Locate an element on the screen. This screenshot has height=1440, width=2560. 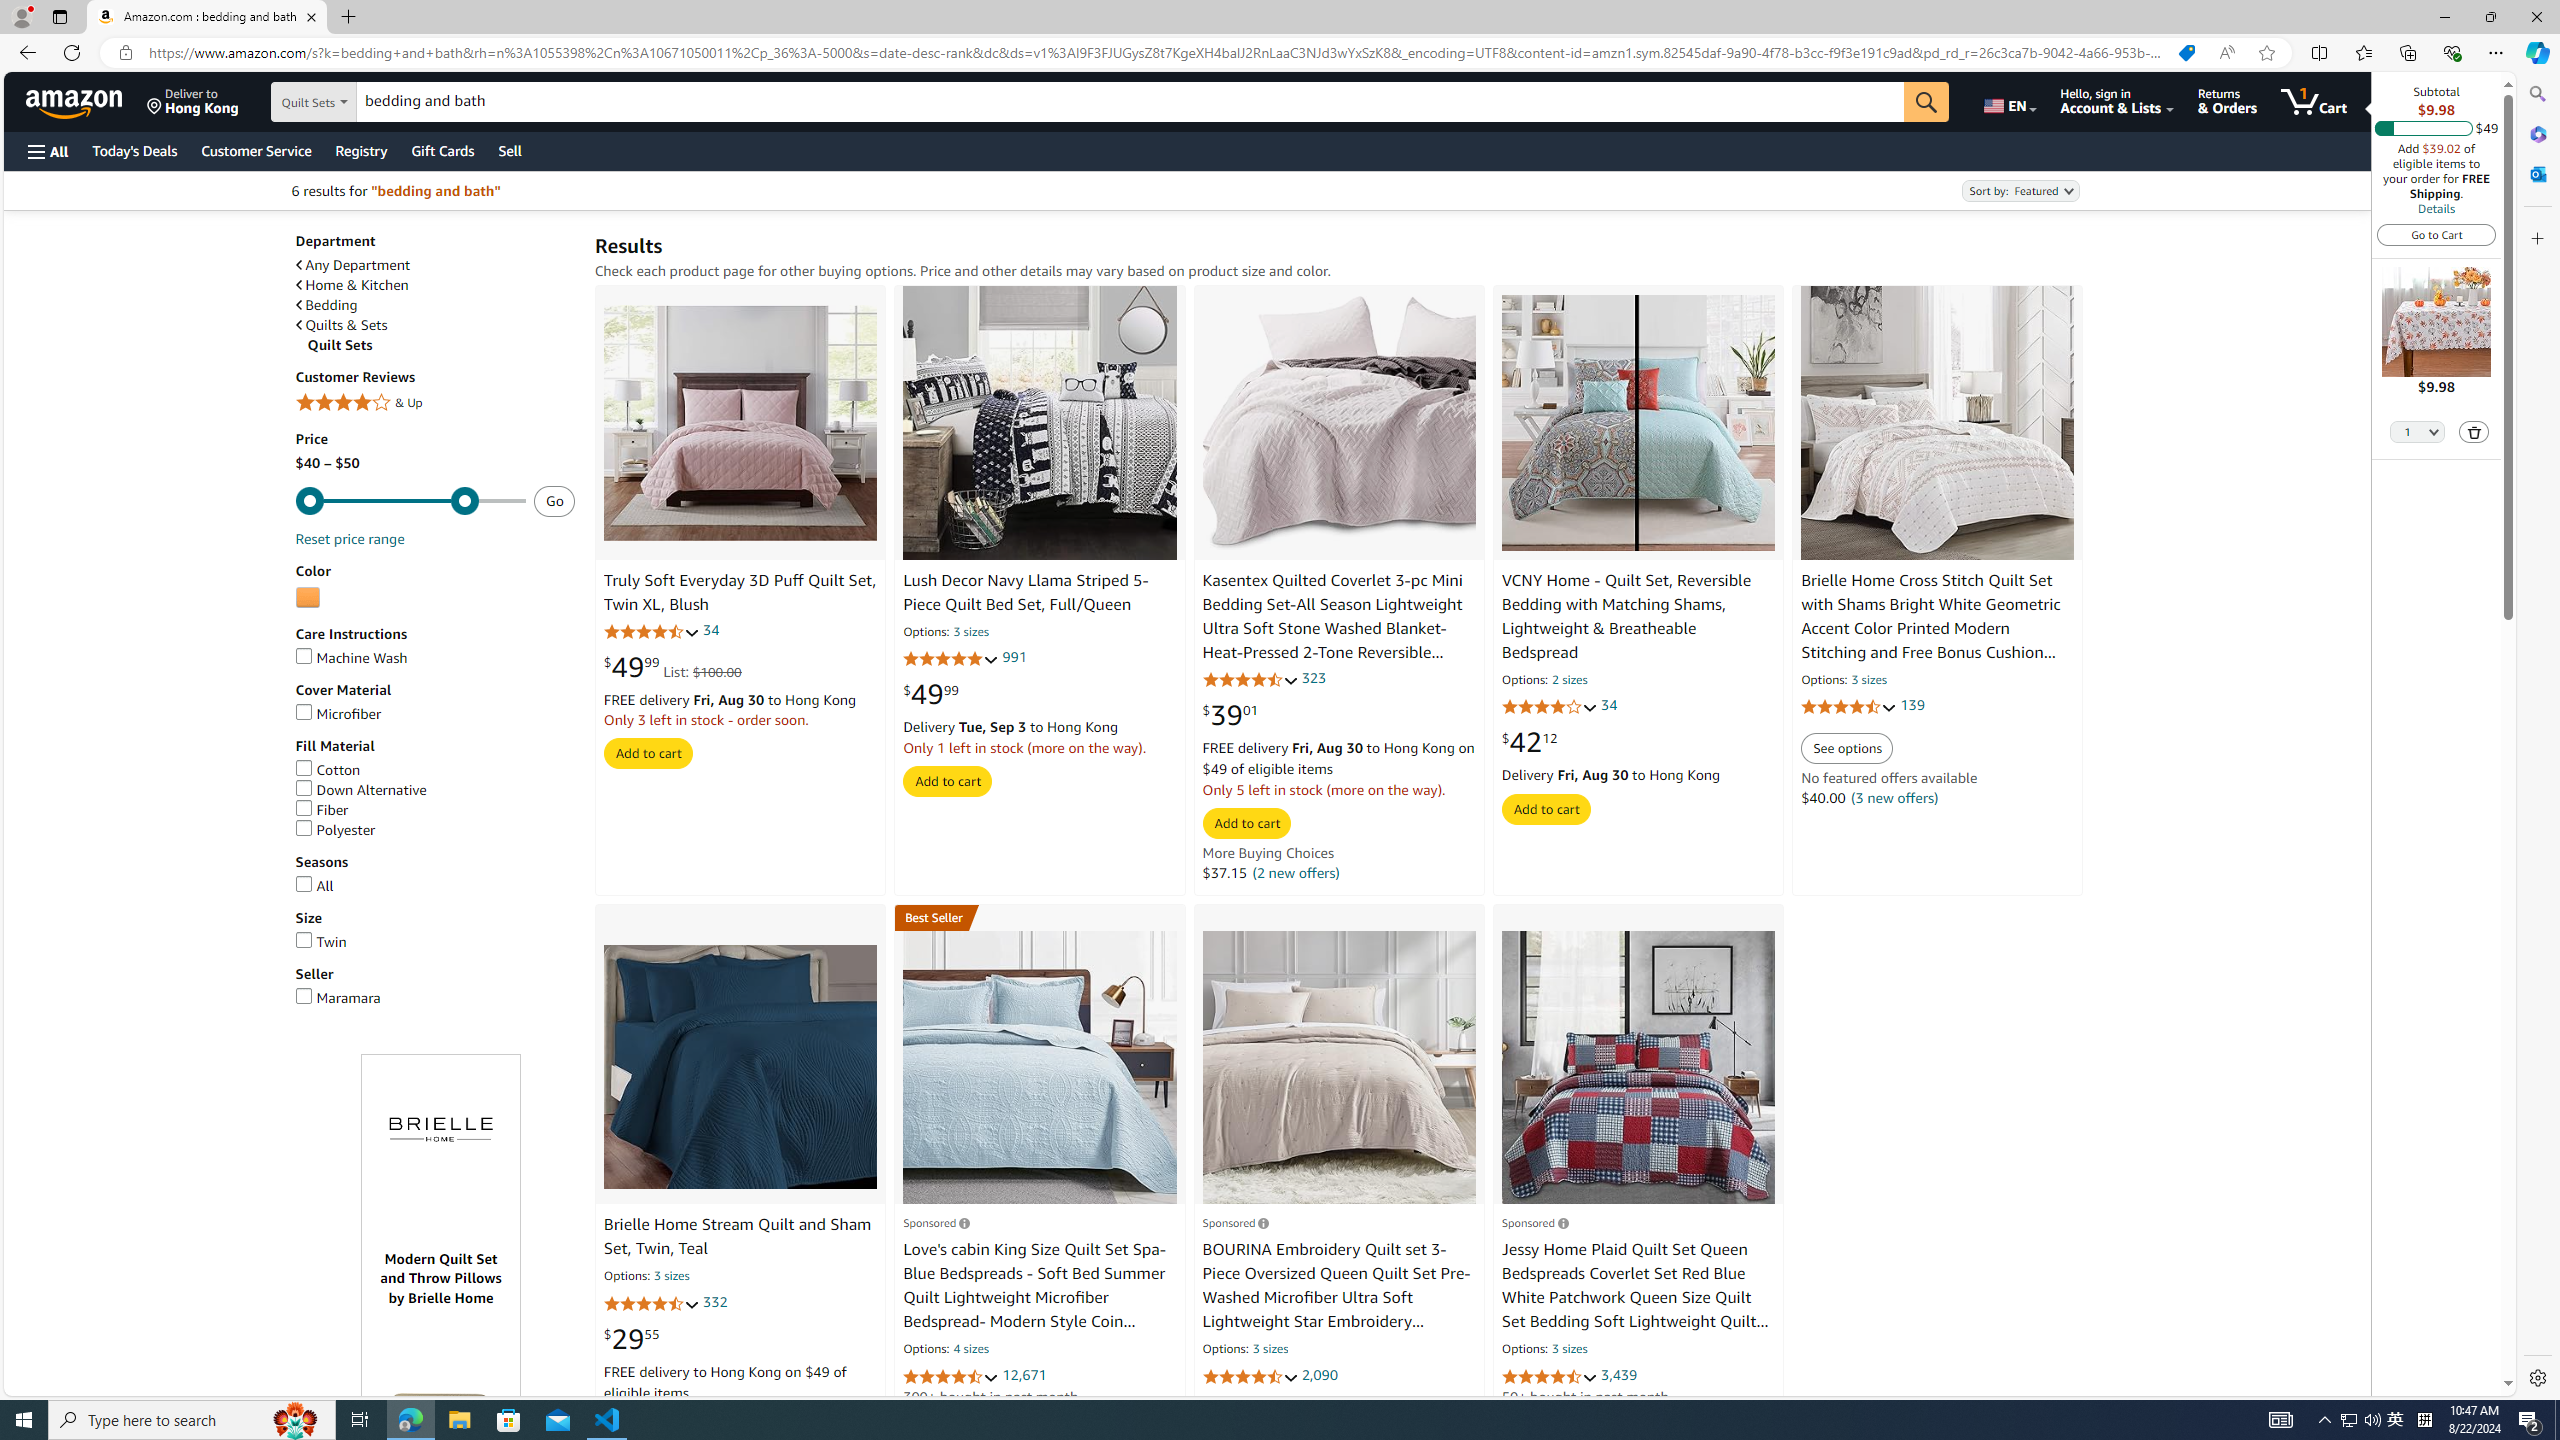
'(3 new offers)' is located at coordinates (1893, 797).